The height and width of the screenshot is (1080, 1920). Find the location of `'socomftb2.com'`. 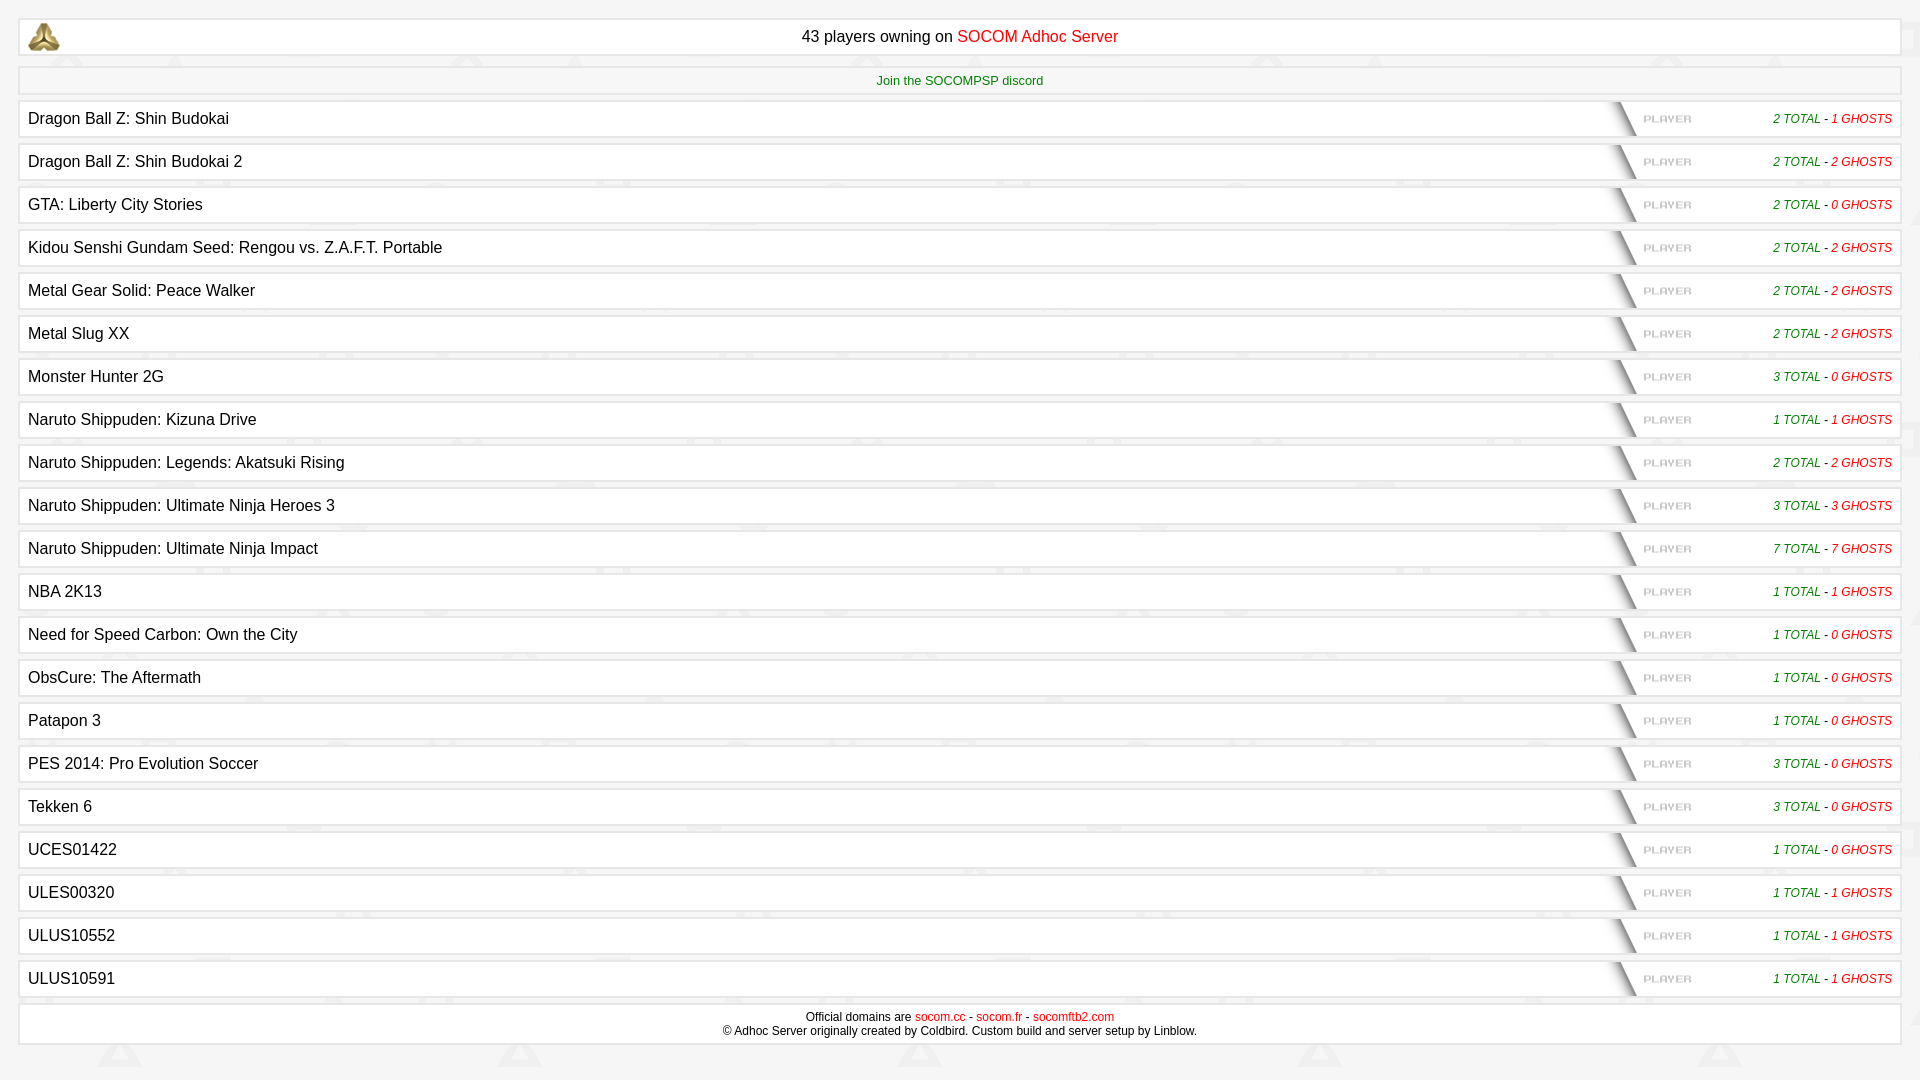

'socomftb2.com' is located at coordinates (1032, 1017).